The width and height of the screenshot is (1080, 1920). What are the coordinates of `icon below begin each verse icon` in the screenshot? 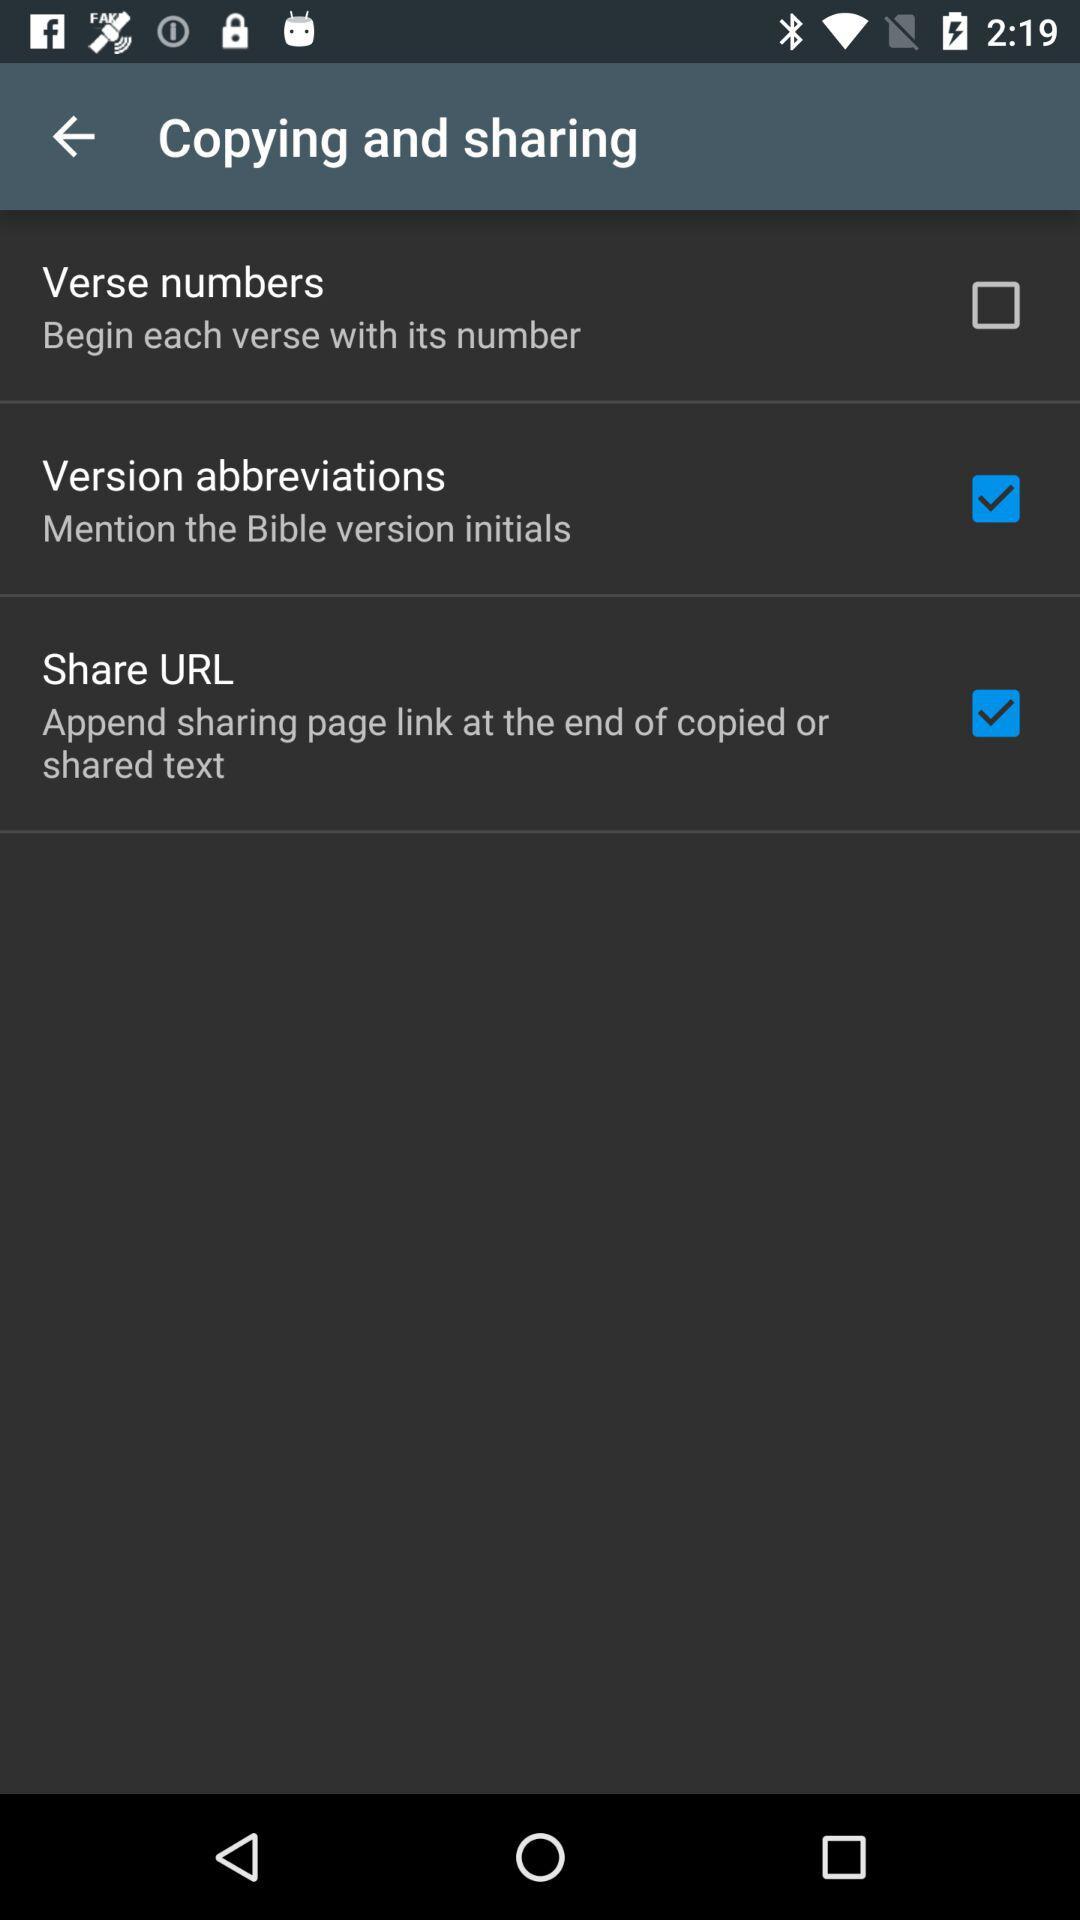 It's located at (243, 473).